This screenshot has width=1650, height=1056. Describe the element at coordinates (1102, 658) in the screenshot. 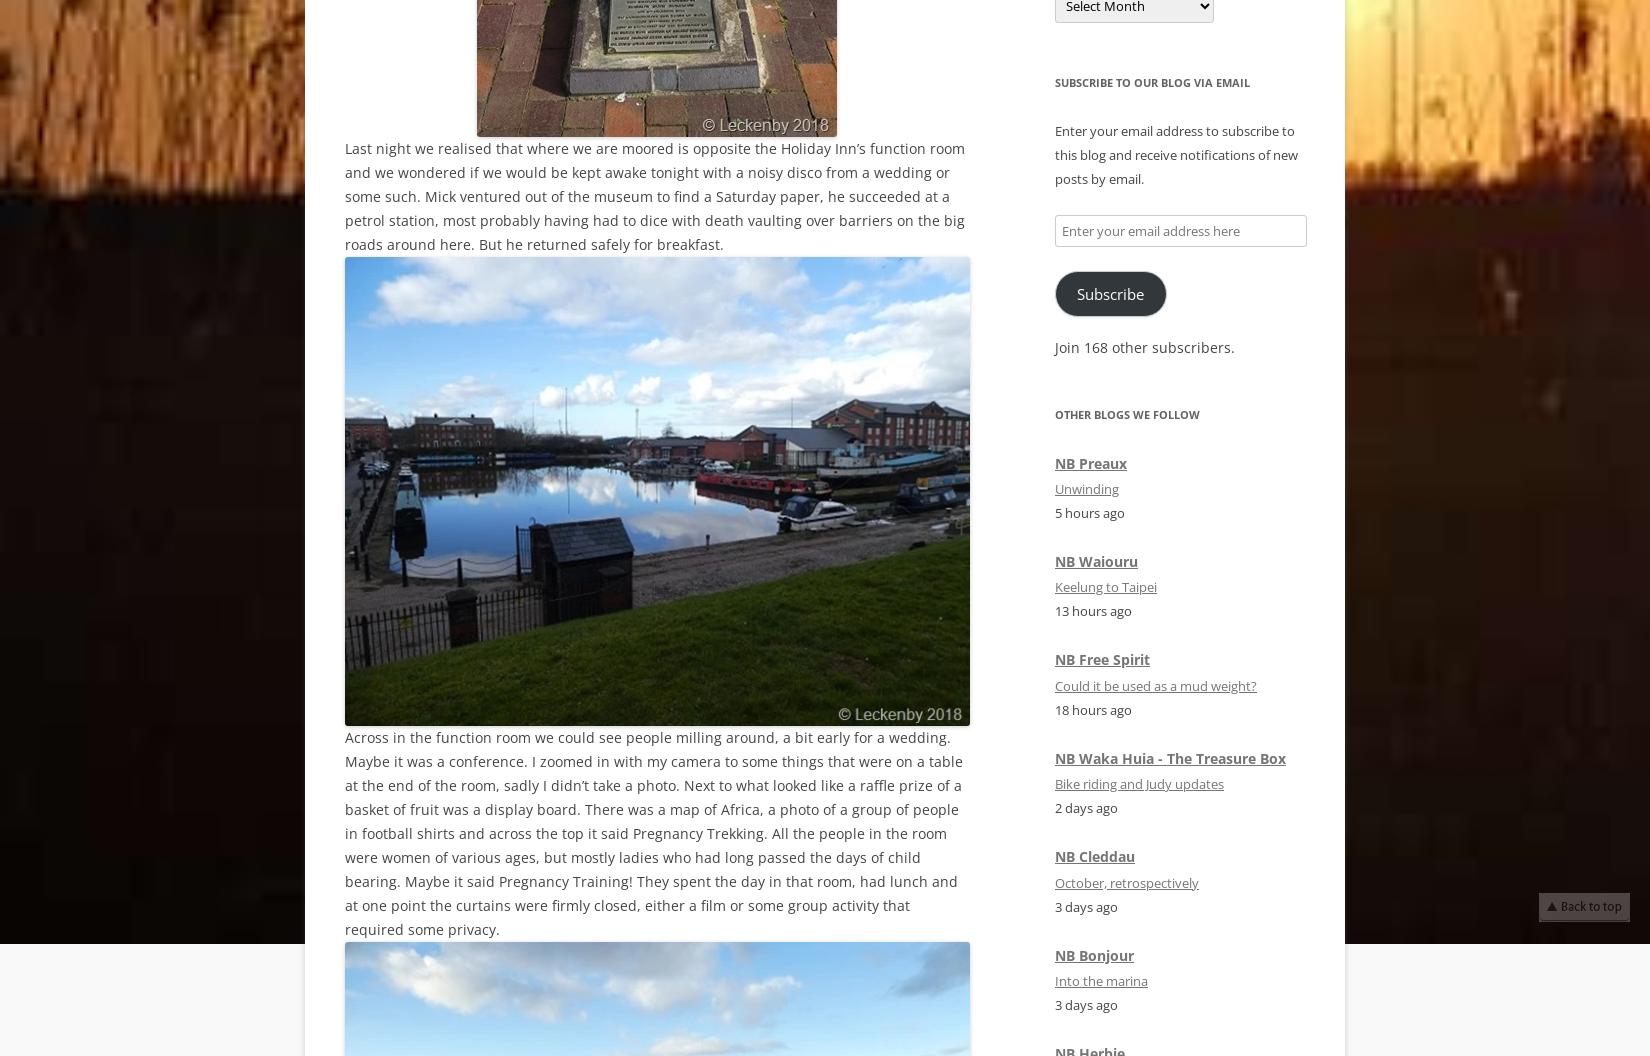

I see `'NB Free Spirit'` at that location.